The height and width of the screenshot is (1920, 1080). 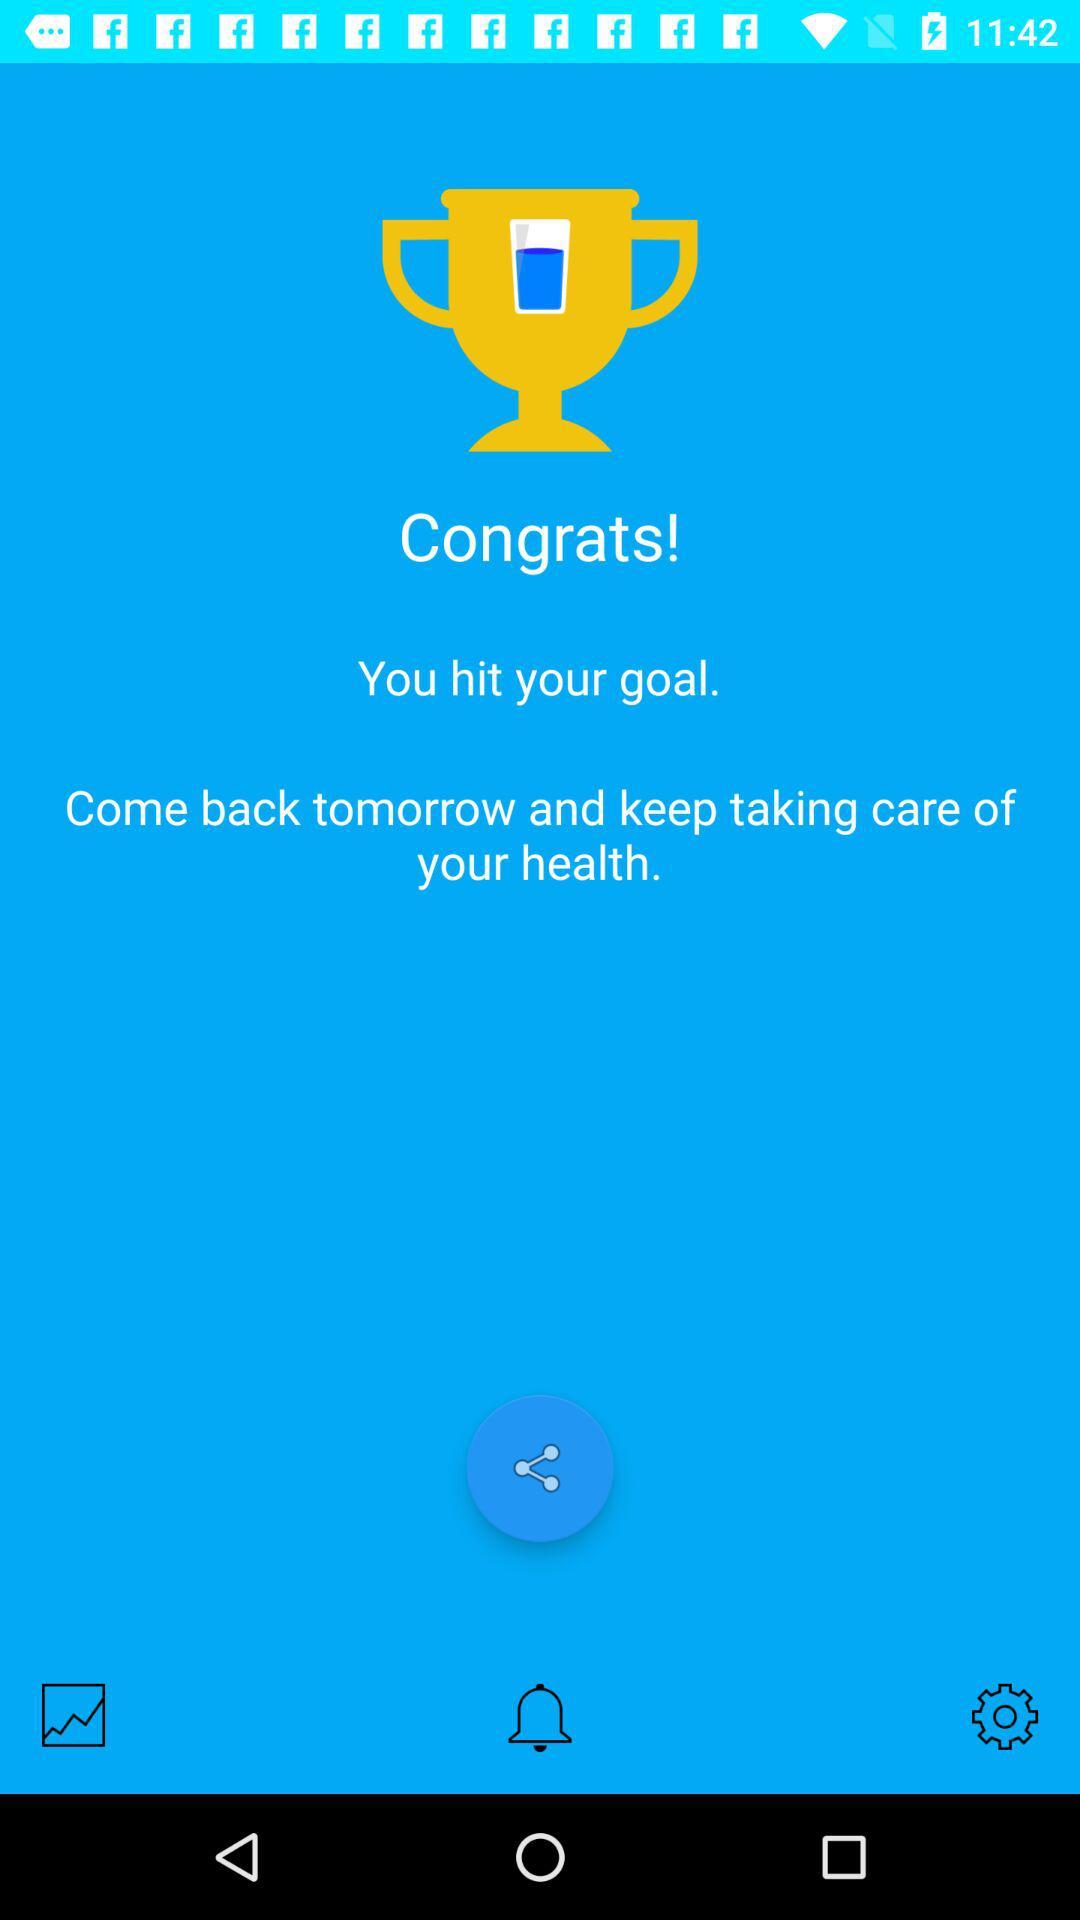 What do you see at coordinates (540, 1716) in the screenshot?
I see `the notifications icon` at bounding box center [540, 1716].